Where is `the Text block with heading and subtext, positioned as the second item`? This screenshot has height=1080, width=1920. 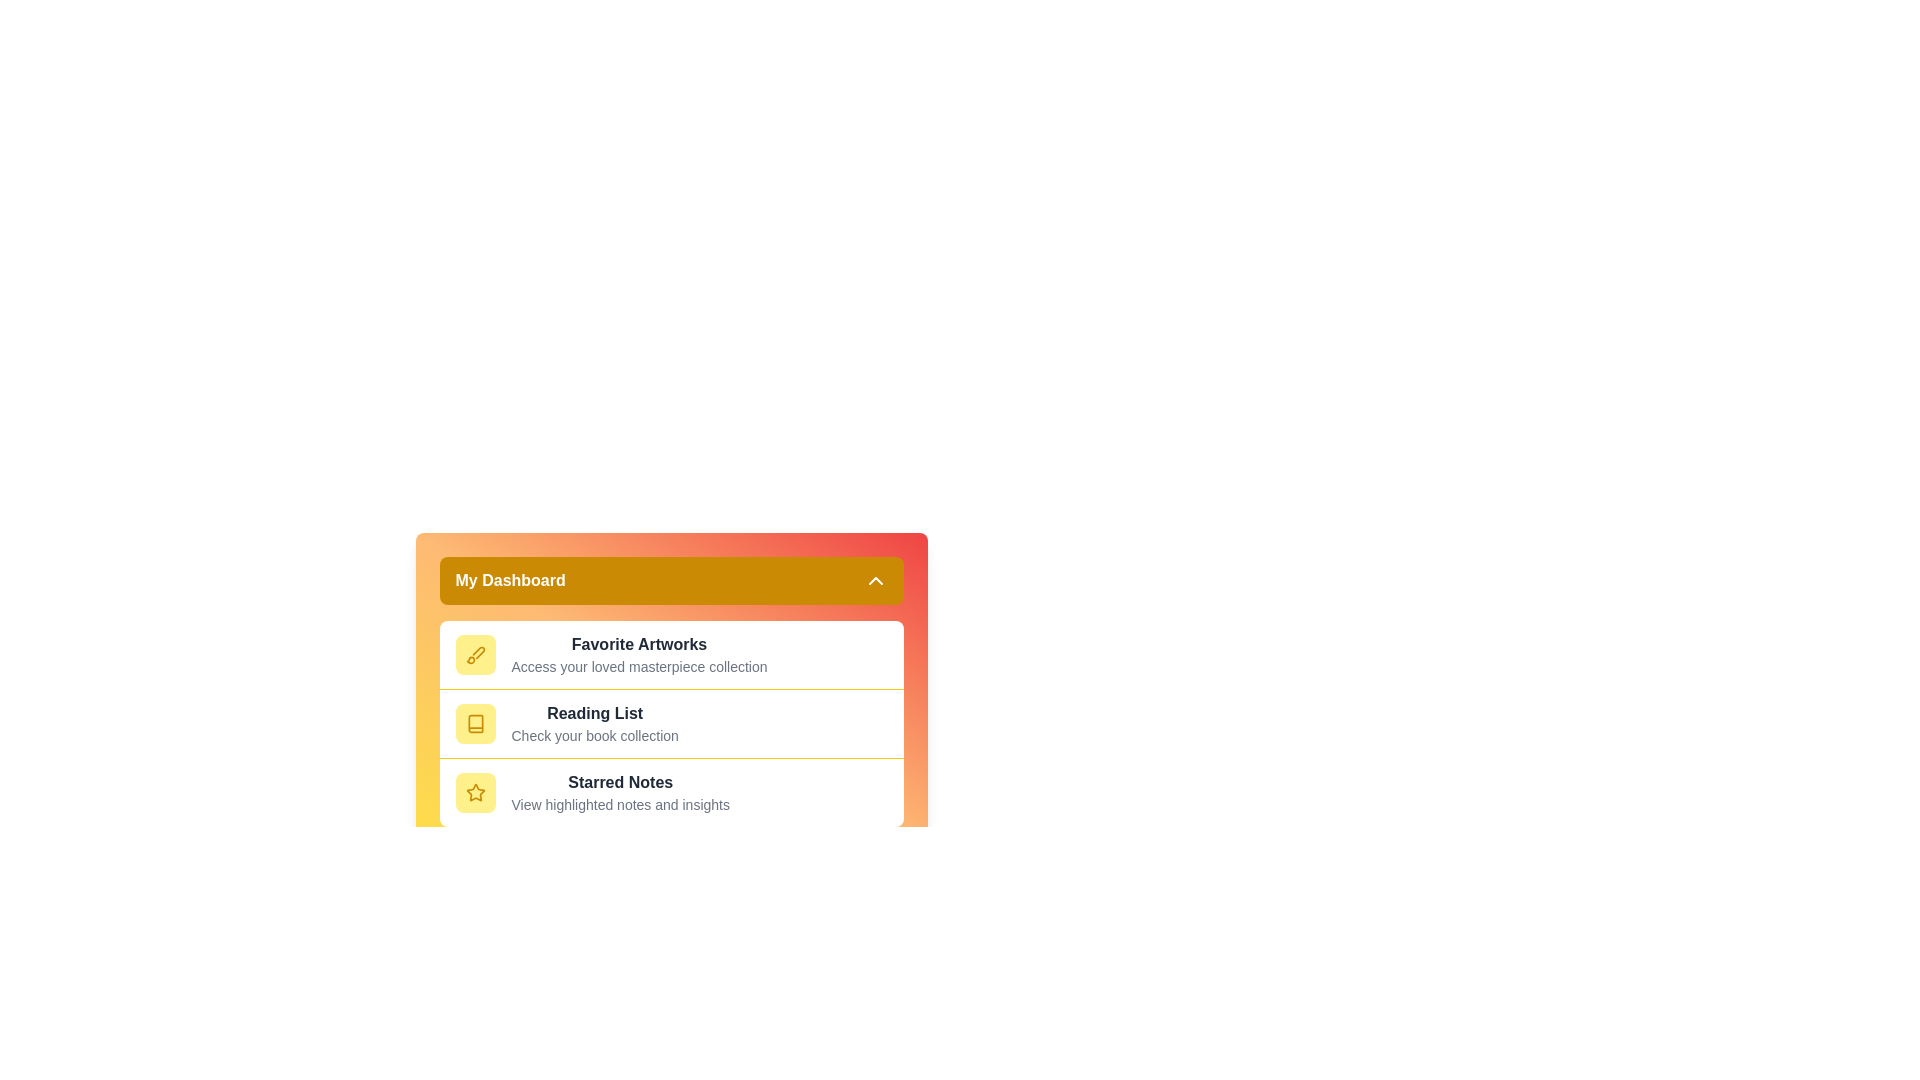
the Text block with heading and subtext, positioned as the second item is located at coordinates (594, 724).